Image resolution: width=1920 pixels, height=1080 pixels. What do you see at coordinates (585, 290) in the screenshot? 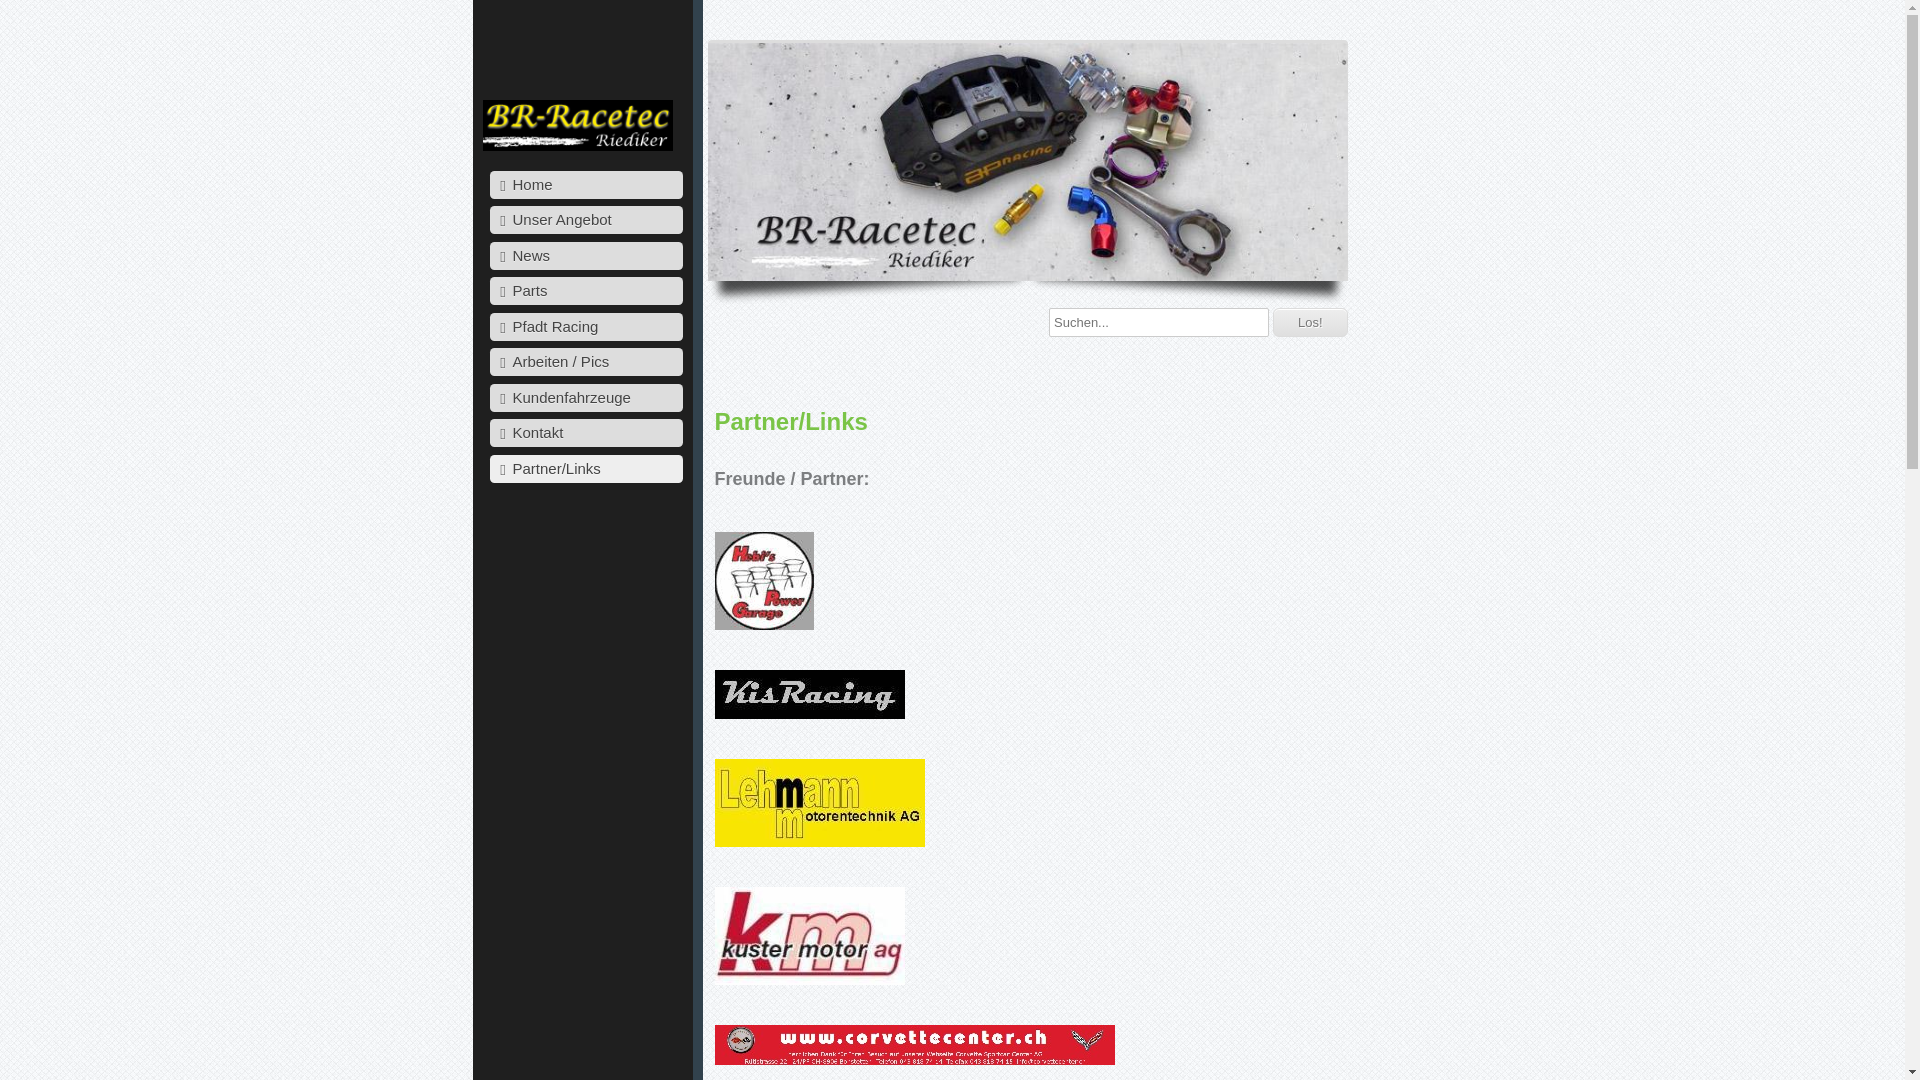
I see `'Parts'` at bounding box center [585, 290].